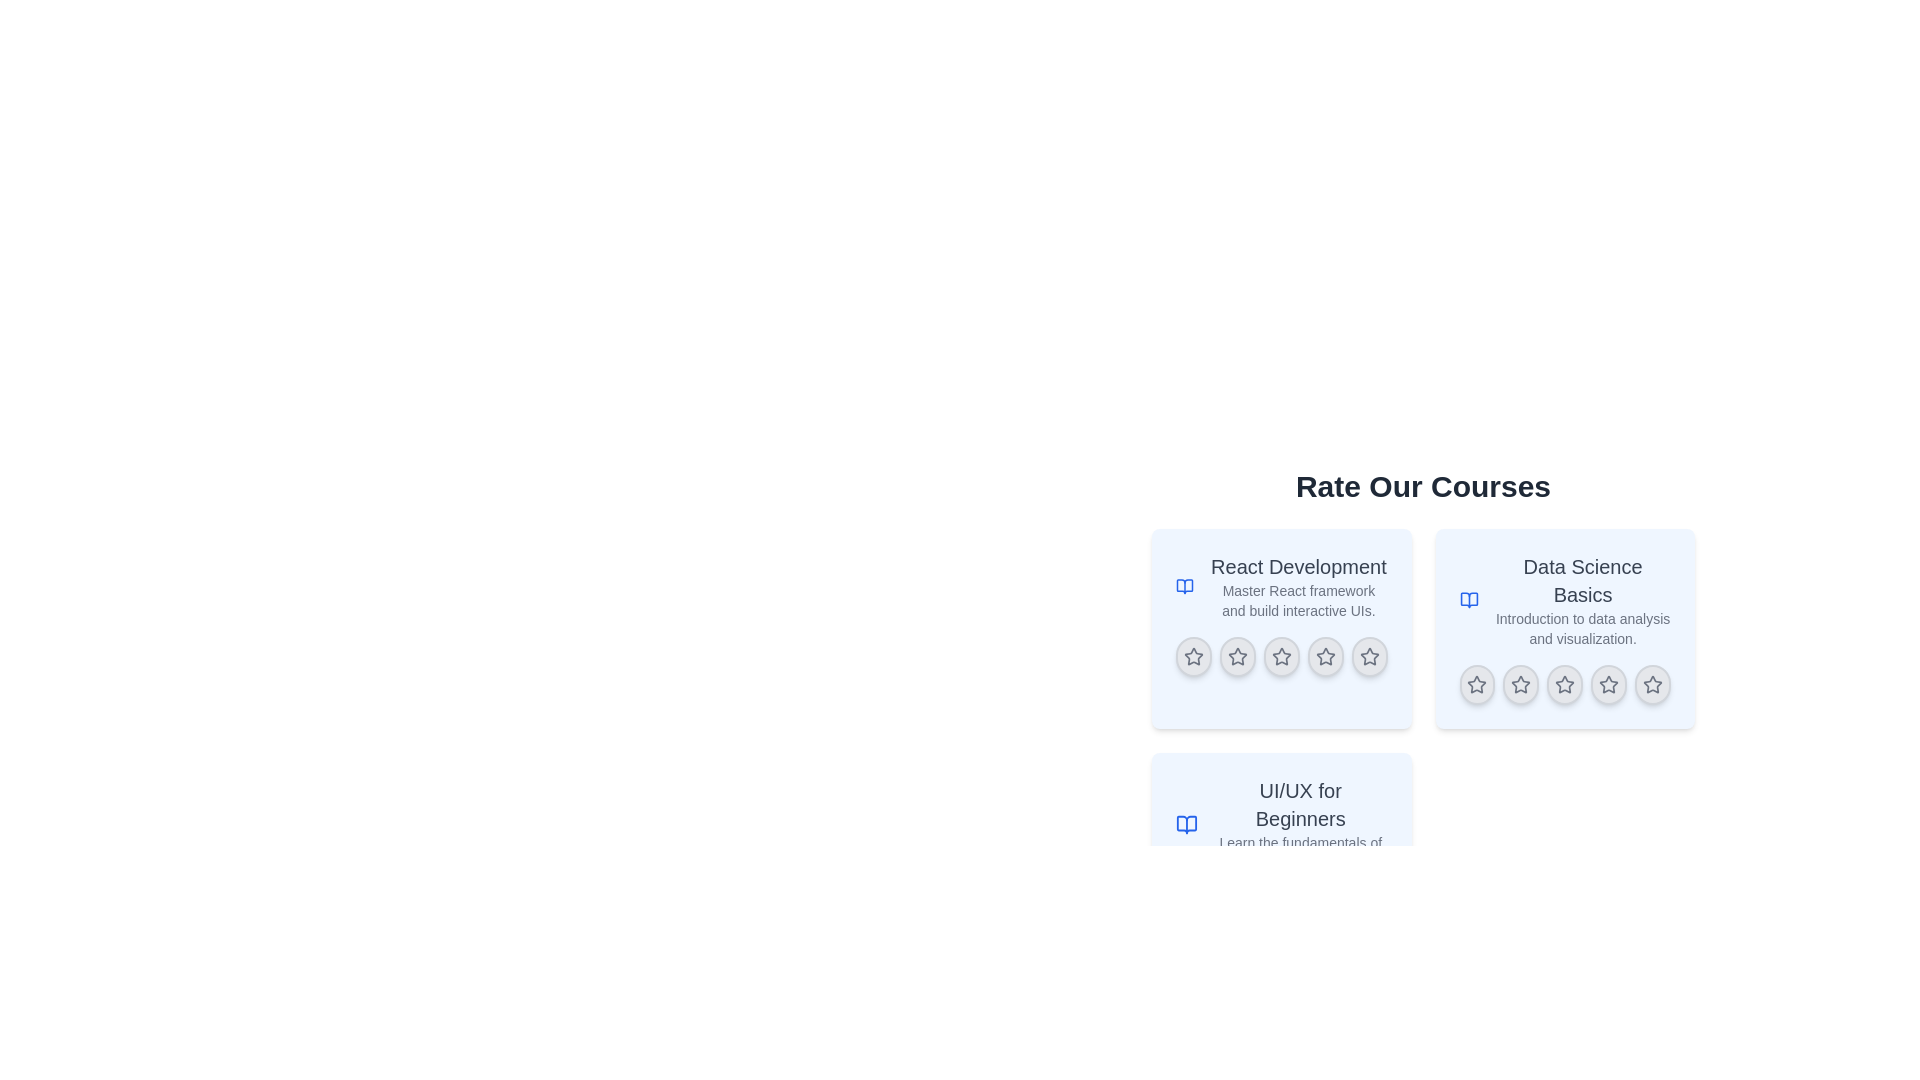 Image resolution: width=1920 pixels, height=1080 pixels. What do you see at coordinates (1564, 684) in the screenshot?
I see `the interactive button with a star icon, which is the third button in a horizontal row located at the bottom of the 'Data Science Basics' card` at bounding box center [1564, 684].